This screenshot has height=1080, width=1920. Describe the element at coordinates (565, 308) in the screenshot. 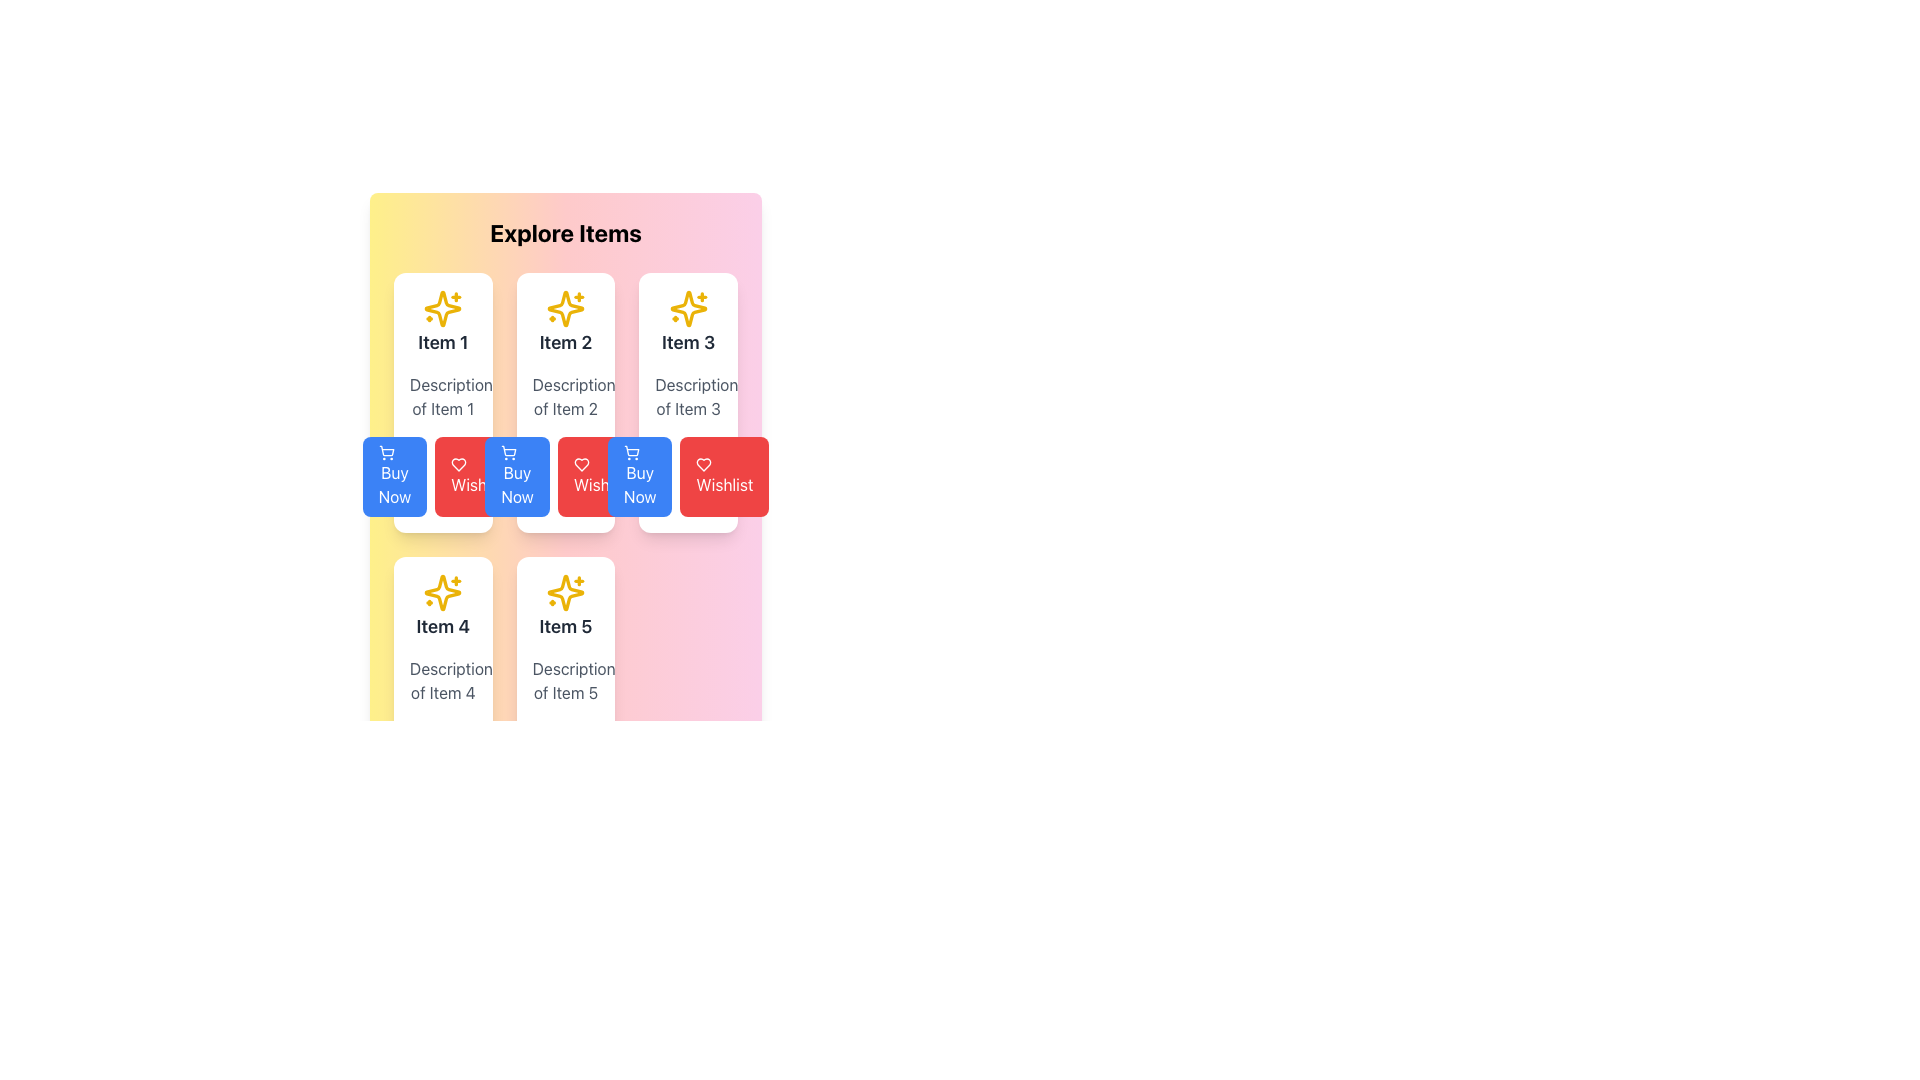

I see `the decorative icon representing 'Item 2' positioned in the top region of its box` at that location.